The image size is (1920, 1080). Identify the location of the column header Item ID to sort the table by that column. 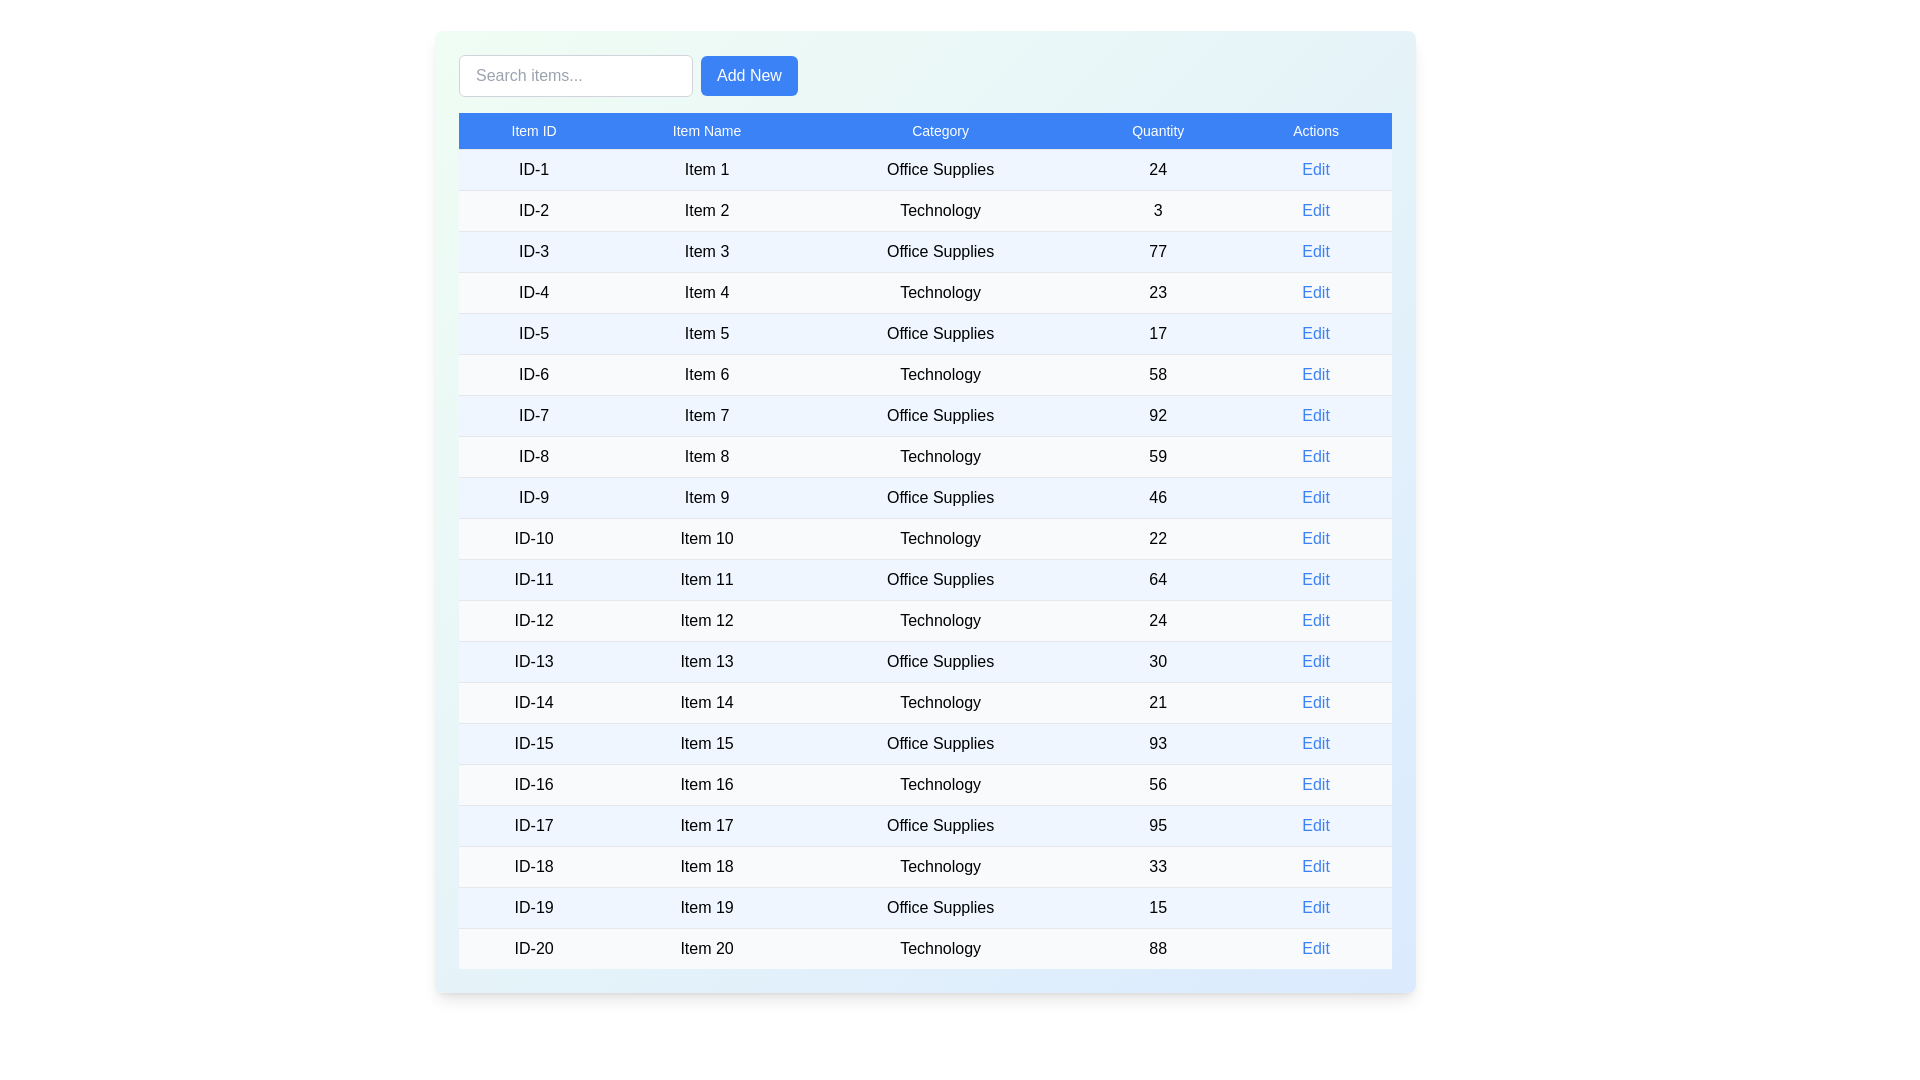
(534, 131).